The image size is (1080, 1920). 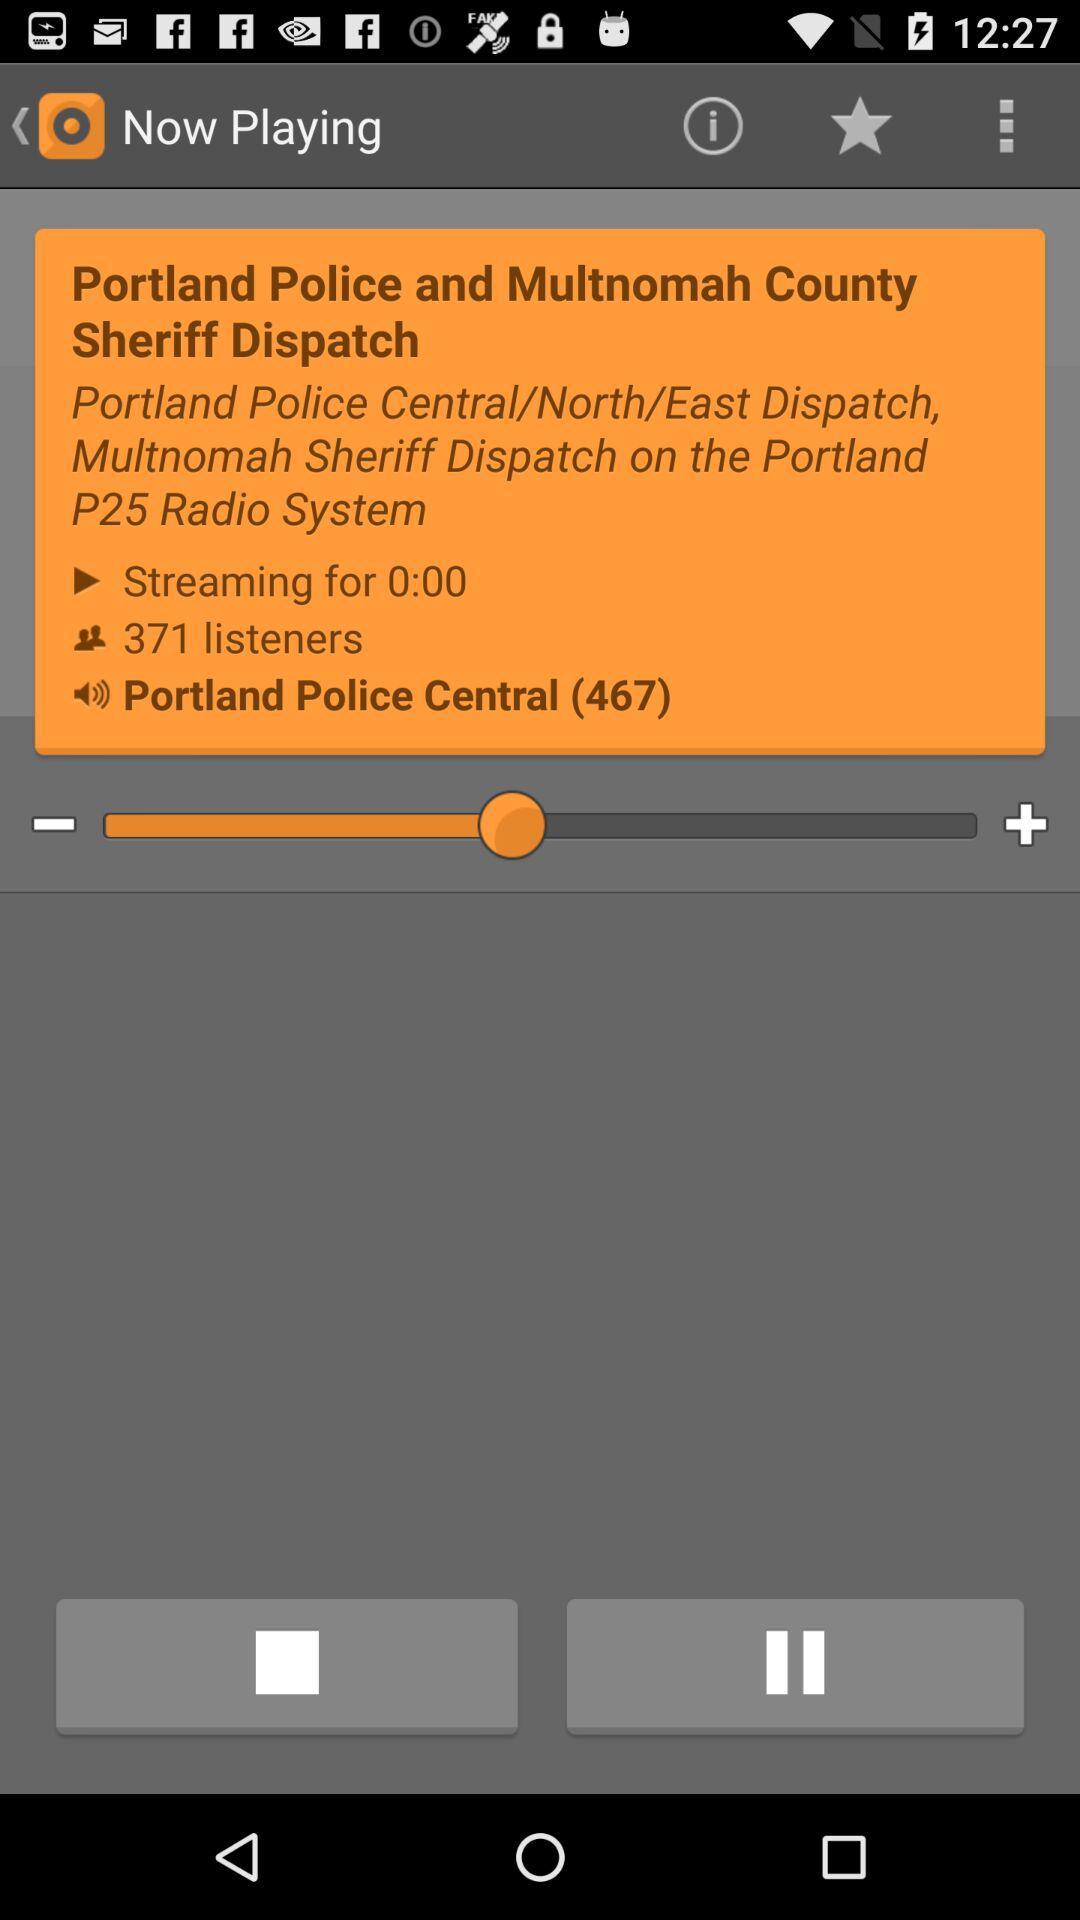 What do you see at coordinates (1040, 882) in the screenshot?
I see `the add icon` at bounding box center [1040, 882].